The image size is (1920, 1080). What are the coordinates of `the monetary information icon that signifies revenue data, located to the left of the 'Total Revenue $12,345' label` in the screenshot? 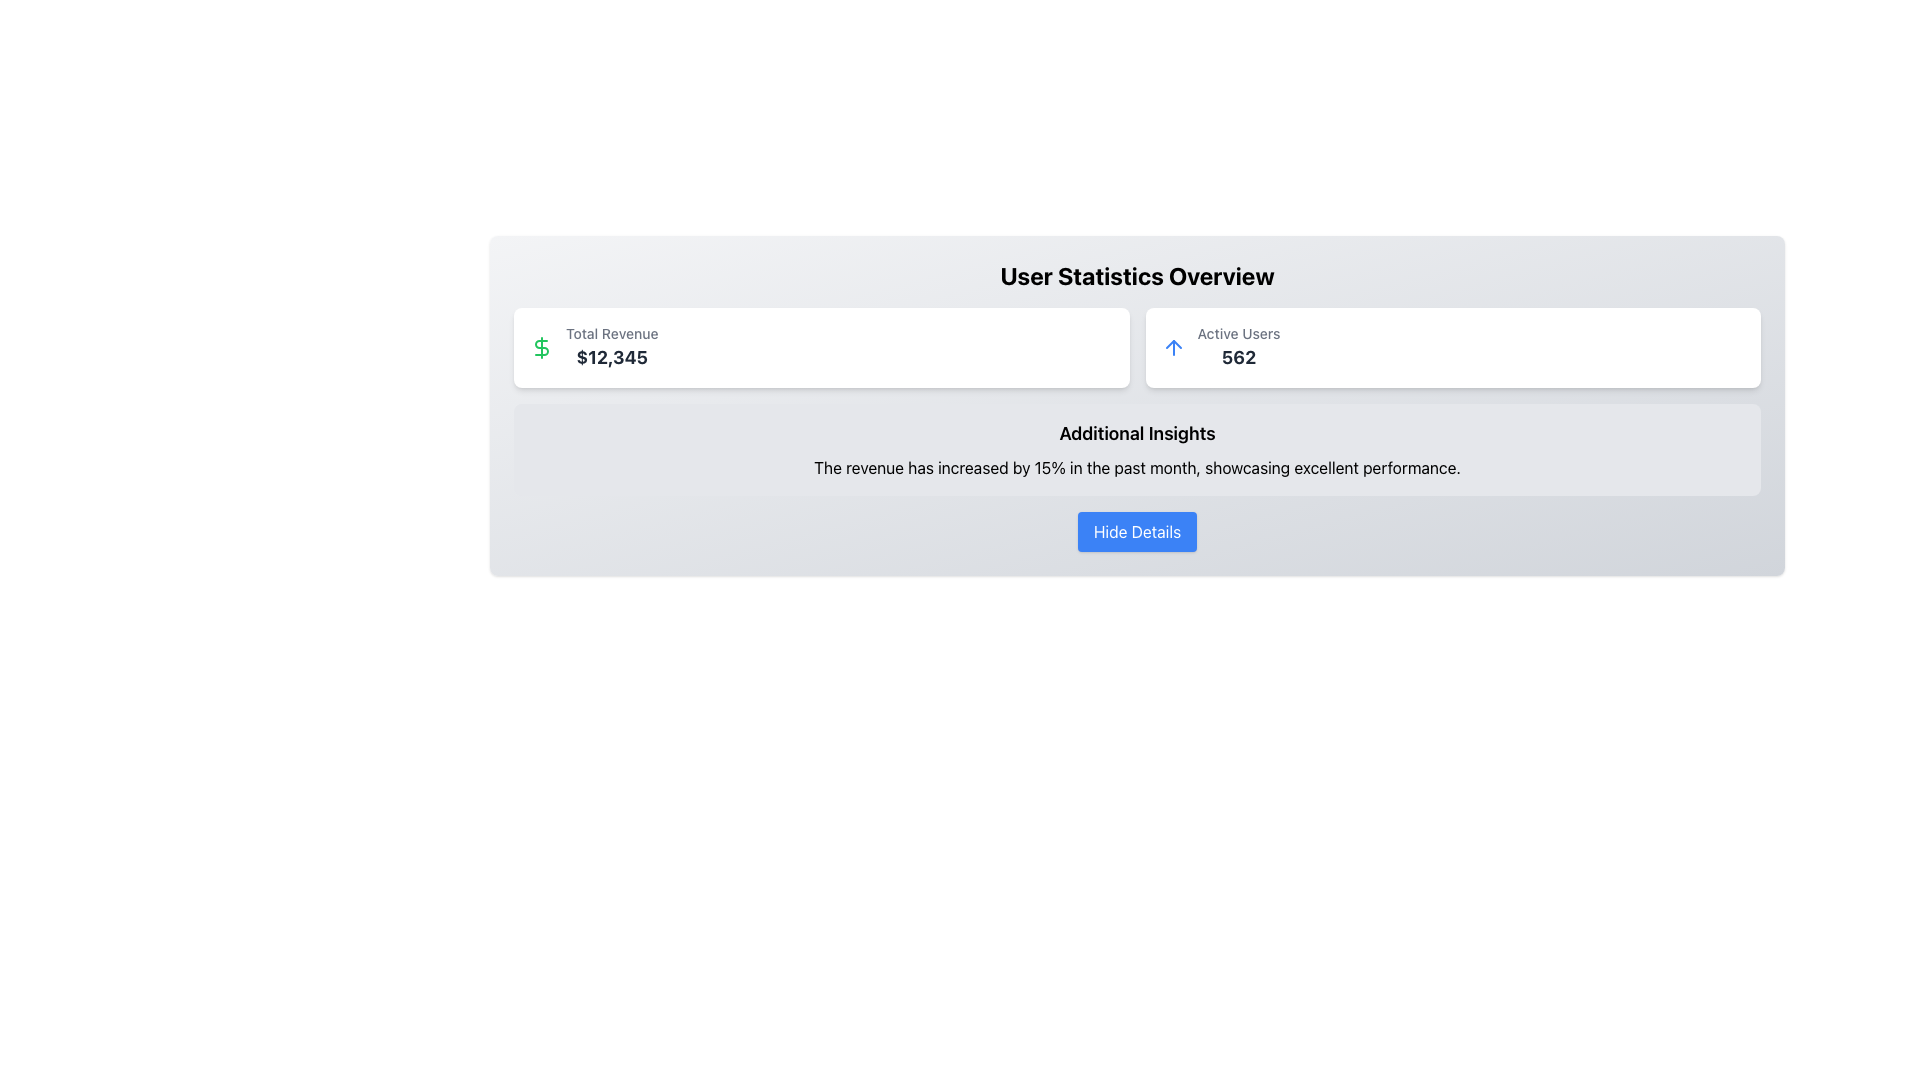 It's located at (542, 346).